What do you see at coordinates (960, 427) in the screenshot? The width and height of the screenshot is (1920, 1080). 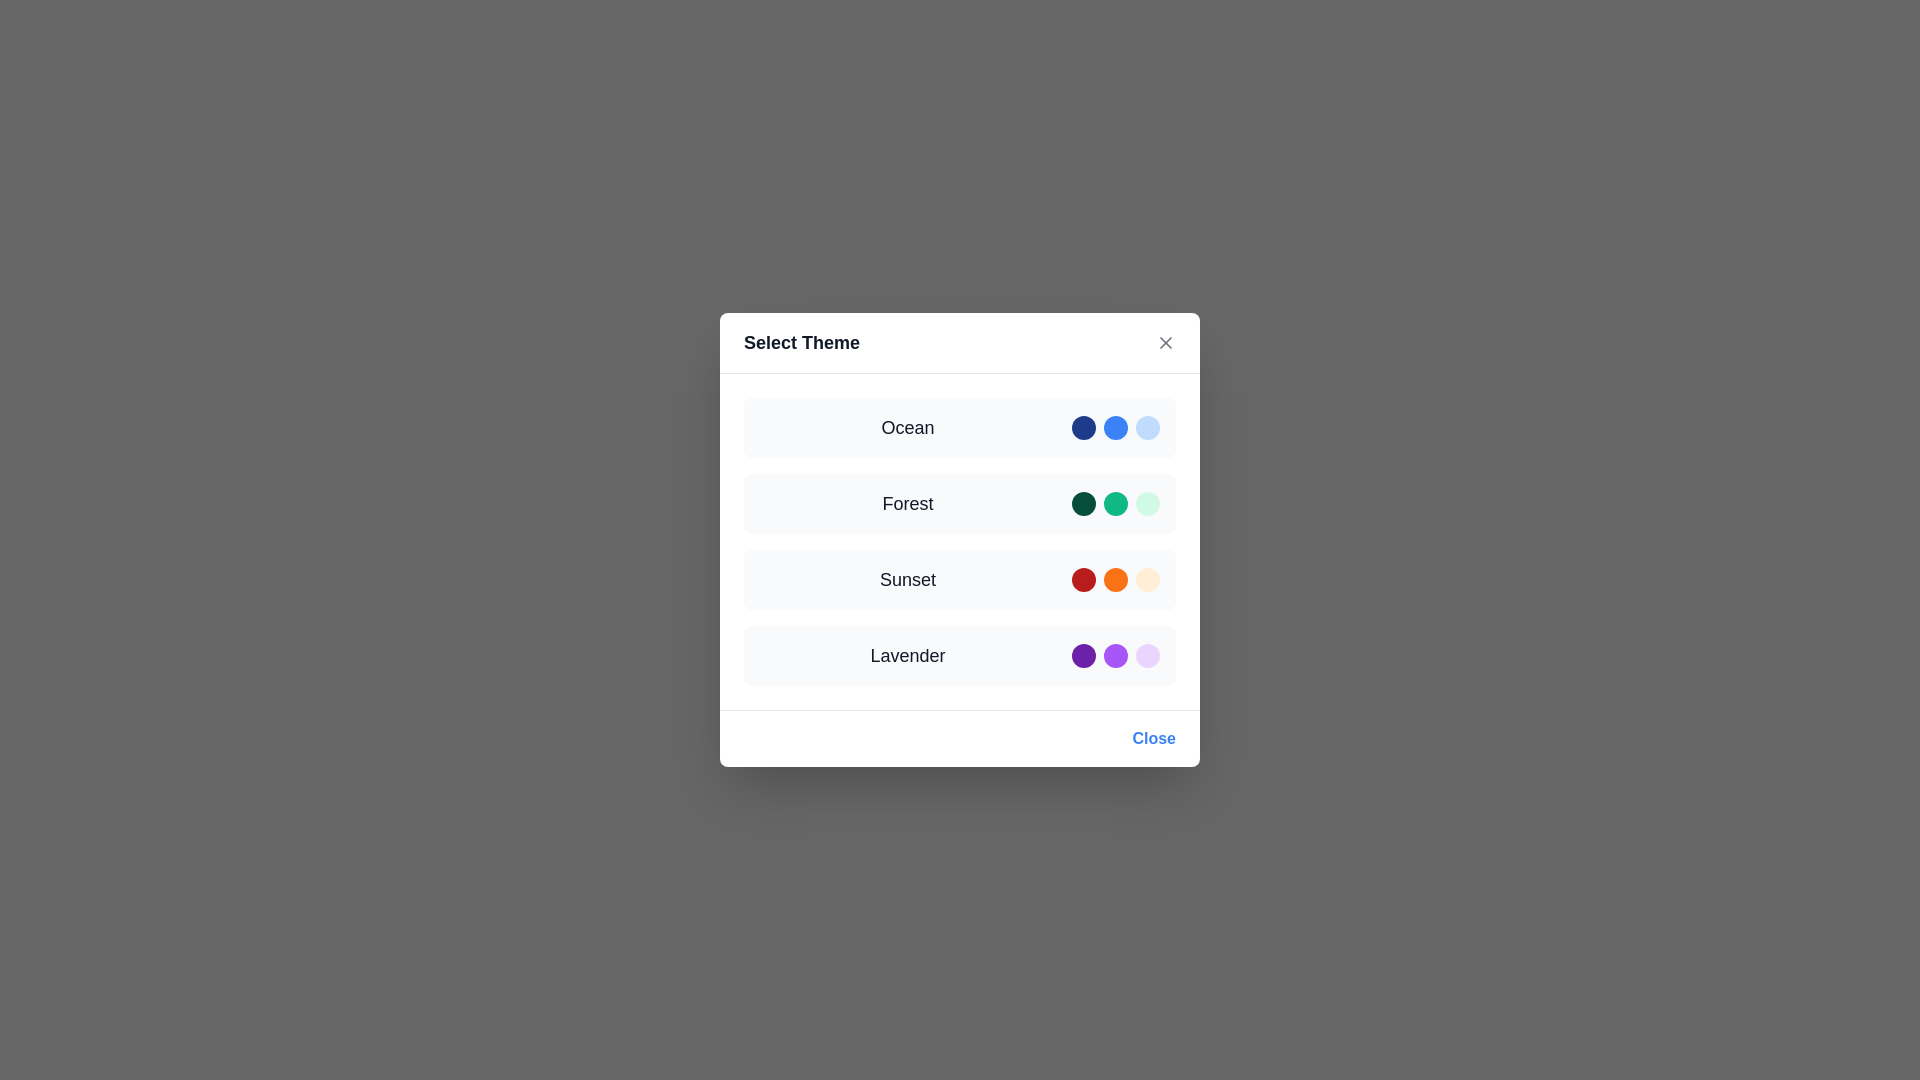 I see `the theme Ocean by clicking on its corresponding interactive area` at bounding box center [960, 427].